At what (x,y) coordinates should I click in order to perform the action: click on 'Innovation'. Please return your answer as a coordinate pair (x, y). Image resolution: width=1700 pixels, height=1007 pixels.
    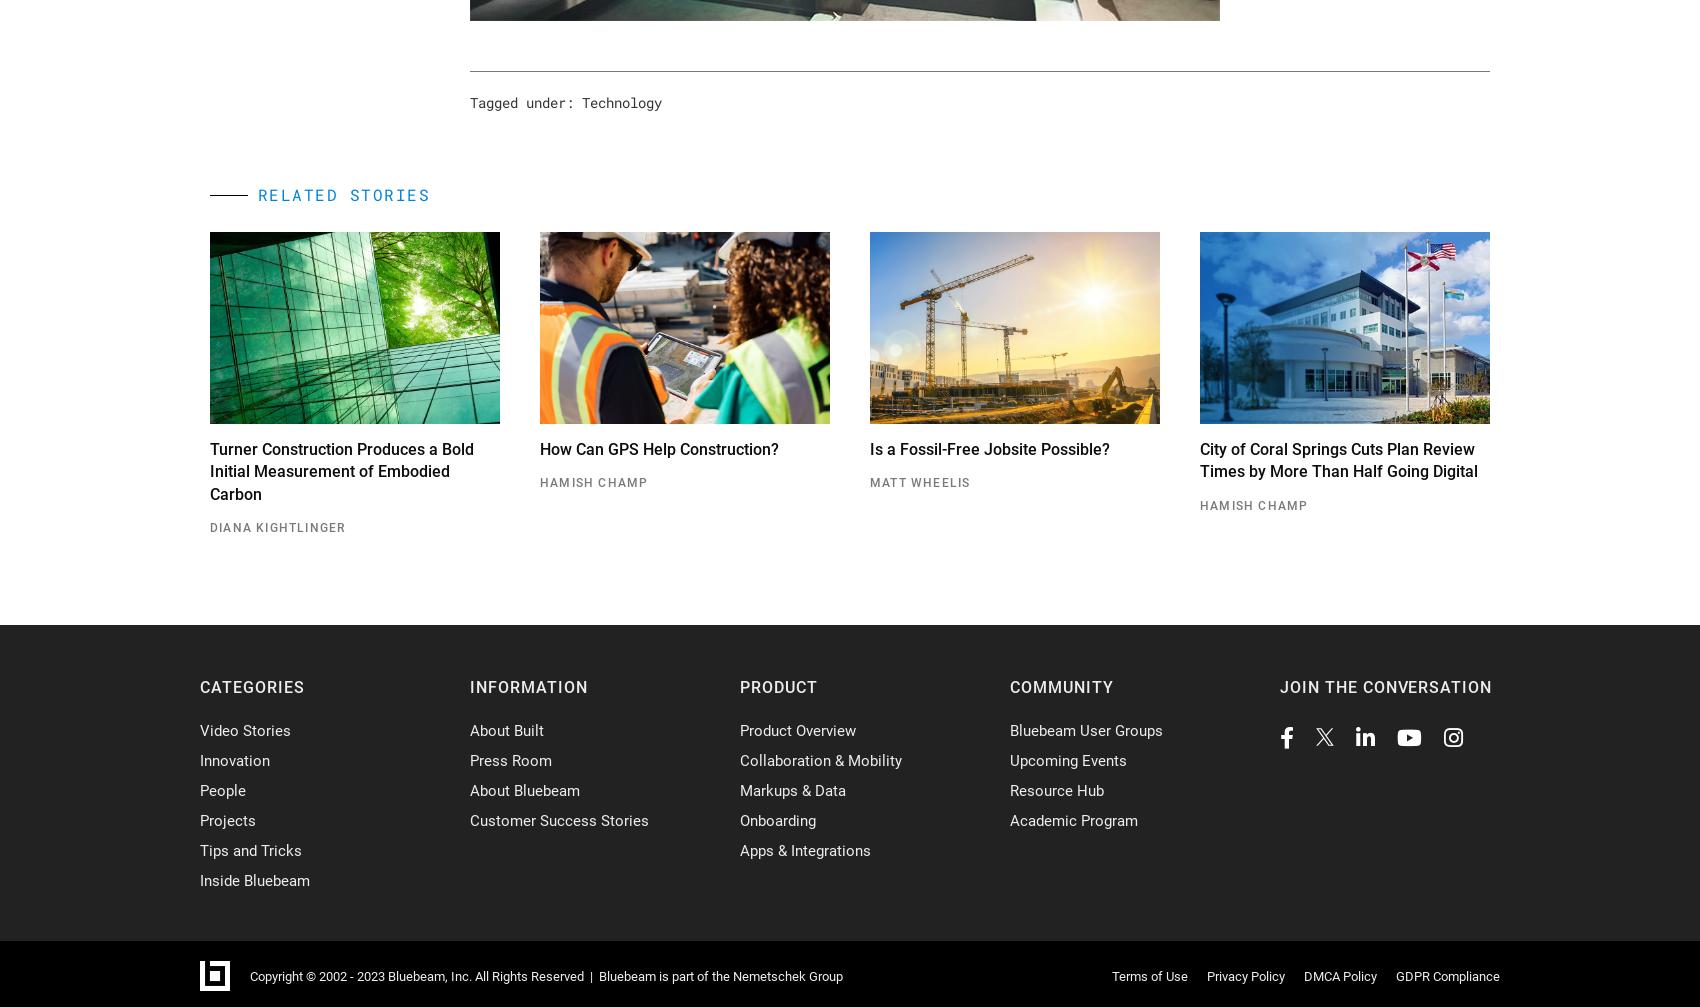
    Looking at the image, I should click on (234, 759).